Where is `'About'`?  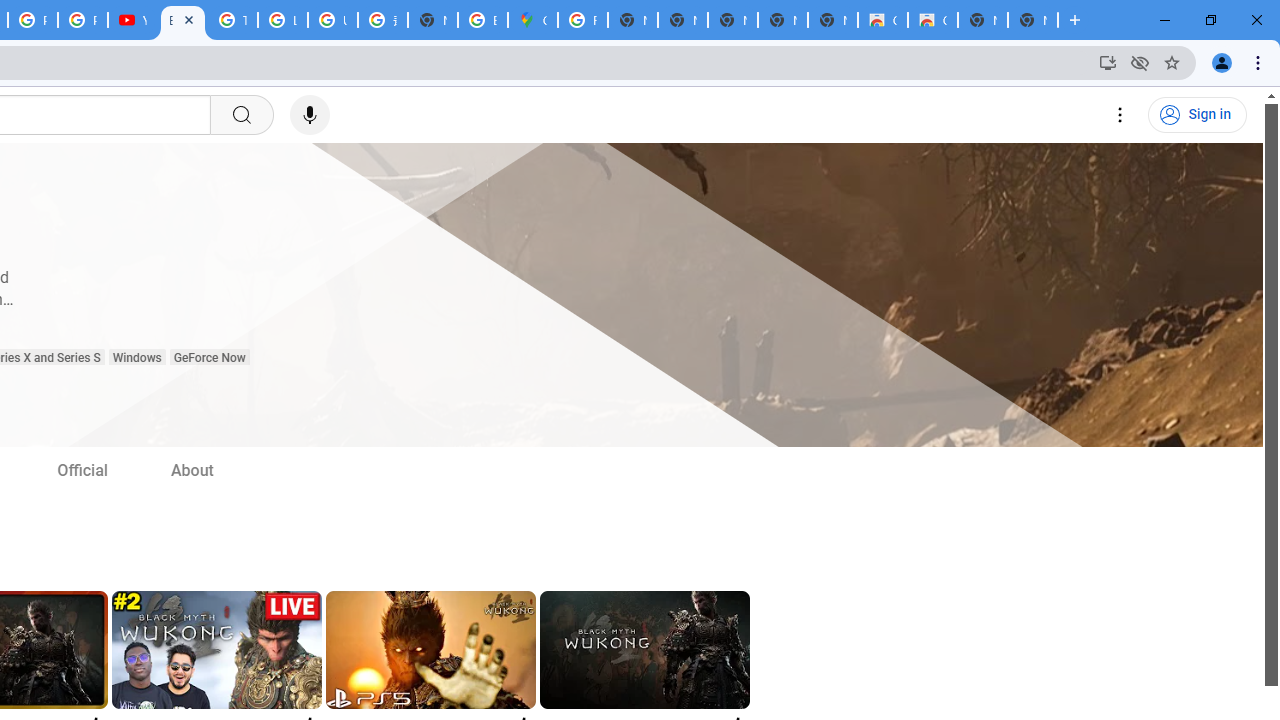
'About' is located at coordinates (193, 470).